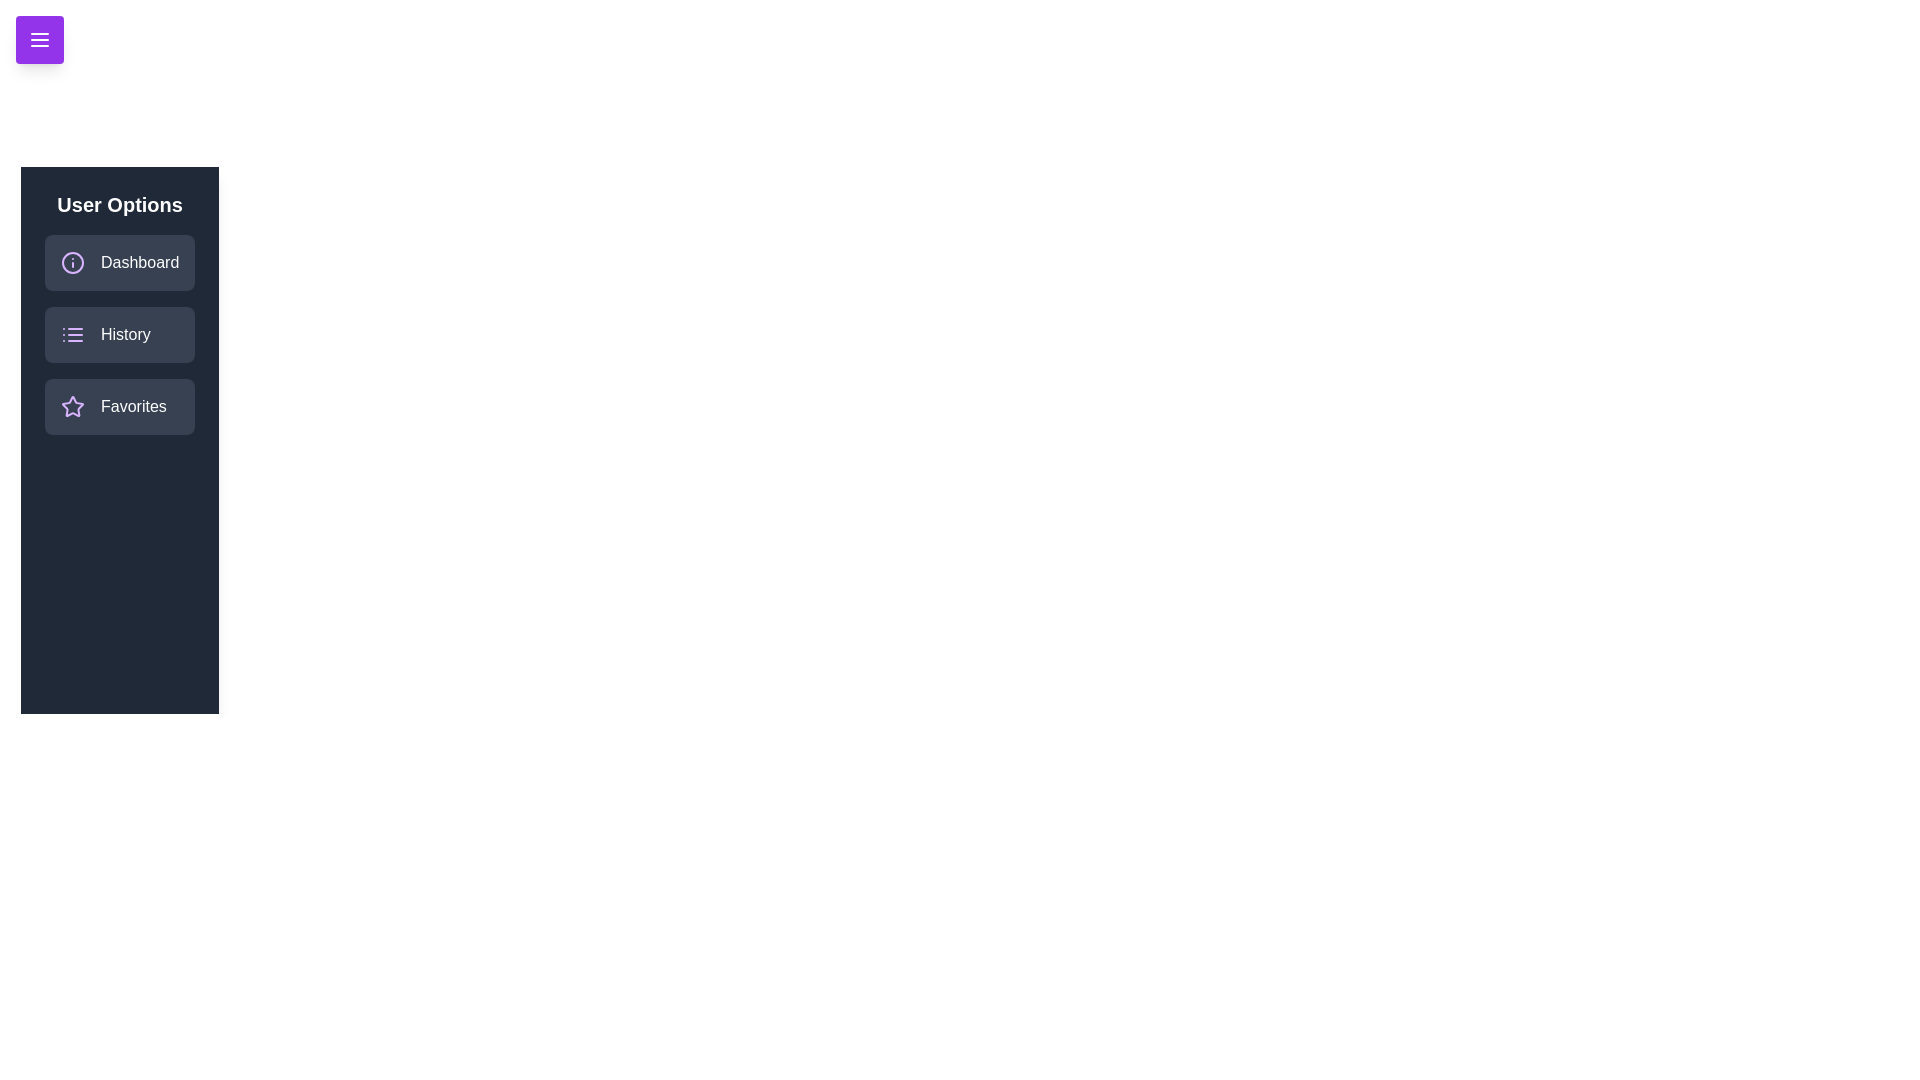 The height and width of the screenshot is (1080, 1920). What do you see at coordinates (119, 406) in the screenshot?
I see `the 'Favorites' menu option` at bounding box center [119, 406].